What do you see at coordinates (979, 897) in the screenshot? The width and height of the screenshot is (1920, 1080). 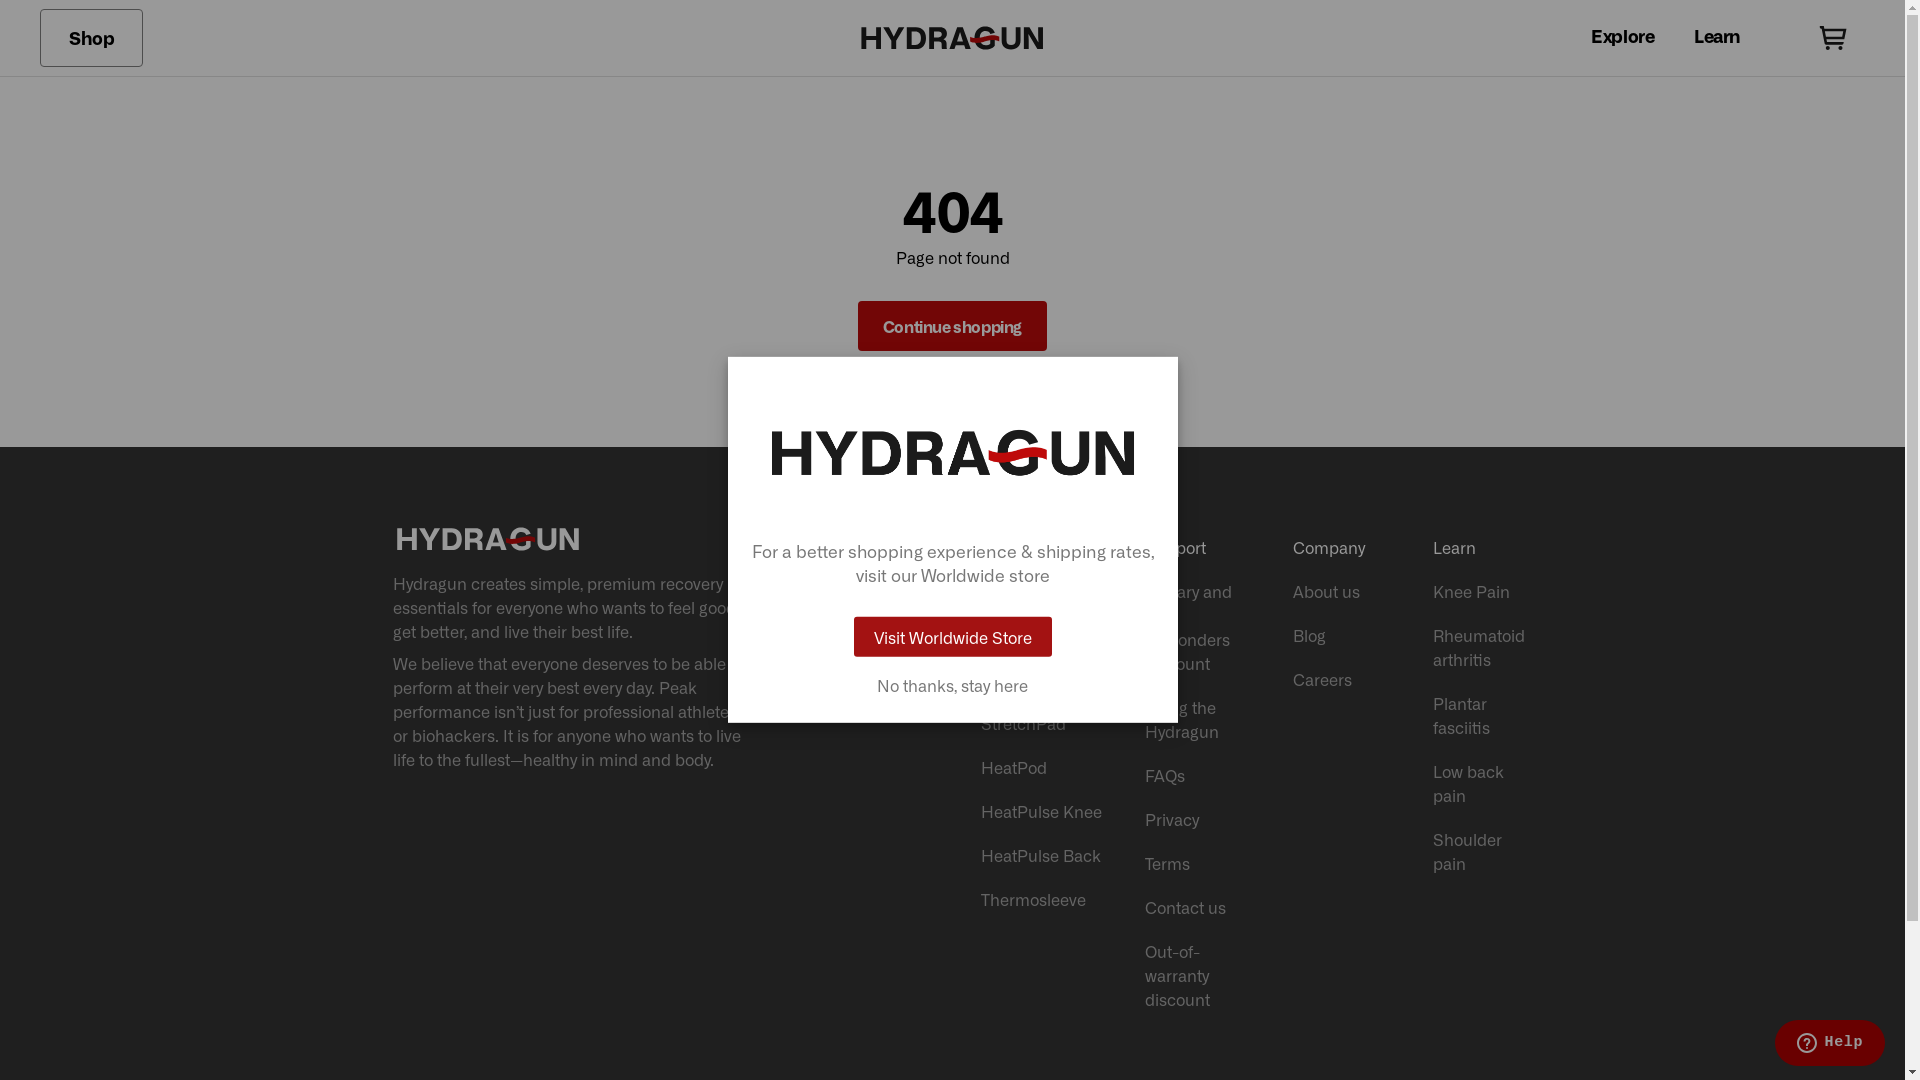 I see `'Thermosleeve'` at bounding box center [979, 897].